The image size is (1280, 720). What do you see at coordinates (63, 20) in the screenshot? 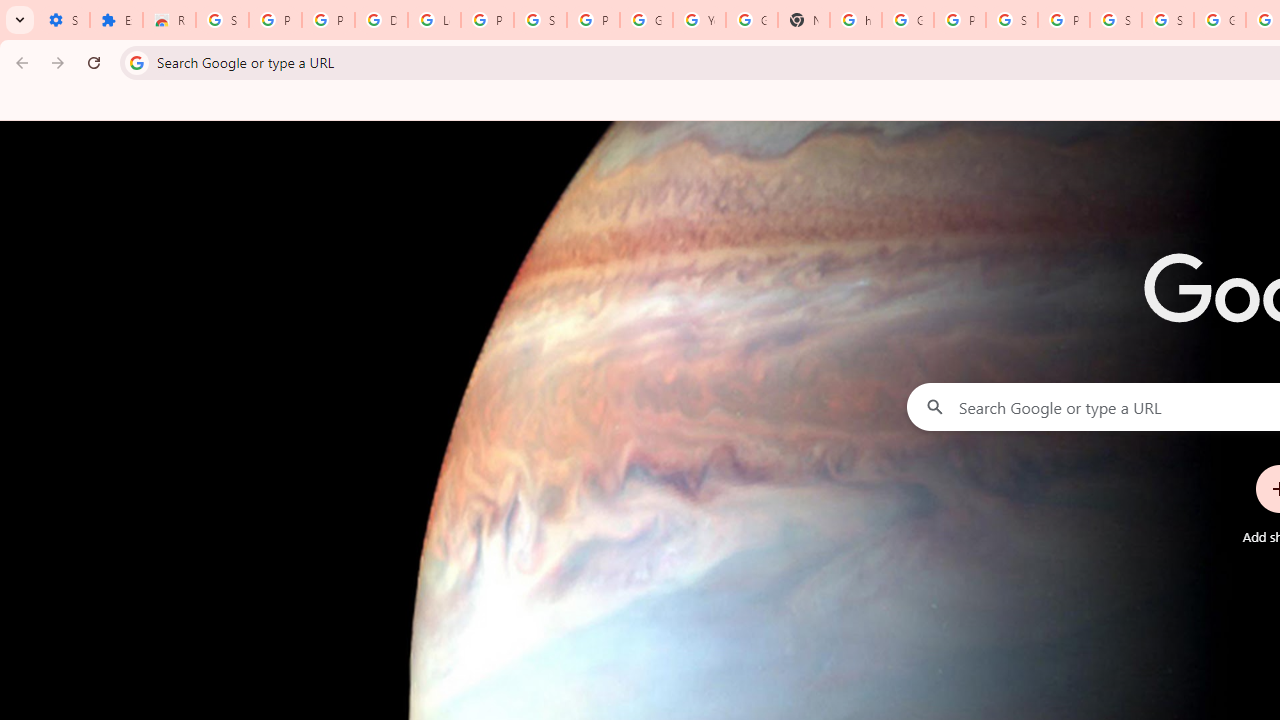
I see `'Settings - On startup'` at bounding box center [63, 20].